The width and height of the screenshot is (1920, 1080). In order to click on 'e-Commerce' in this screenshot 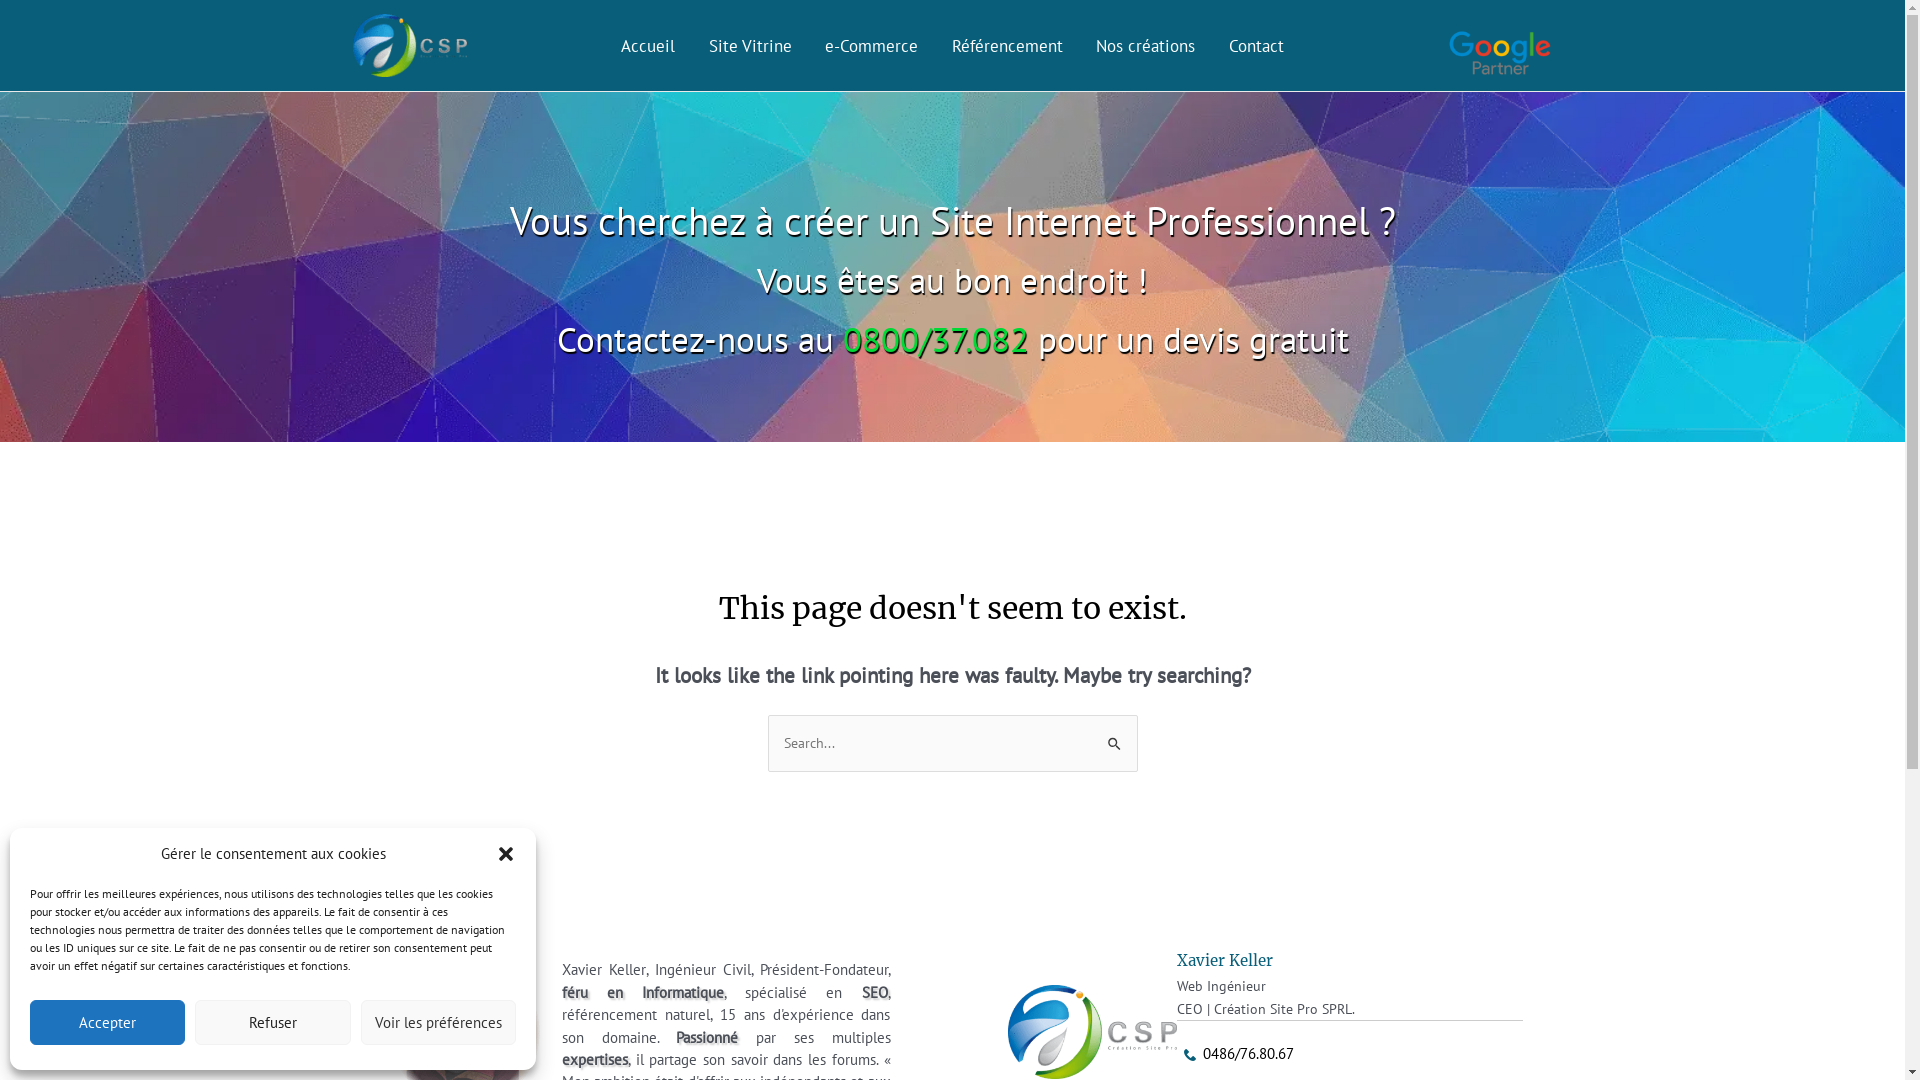, I will do `click(871, 45)`.